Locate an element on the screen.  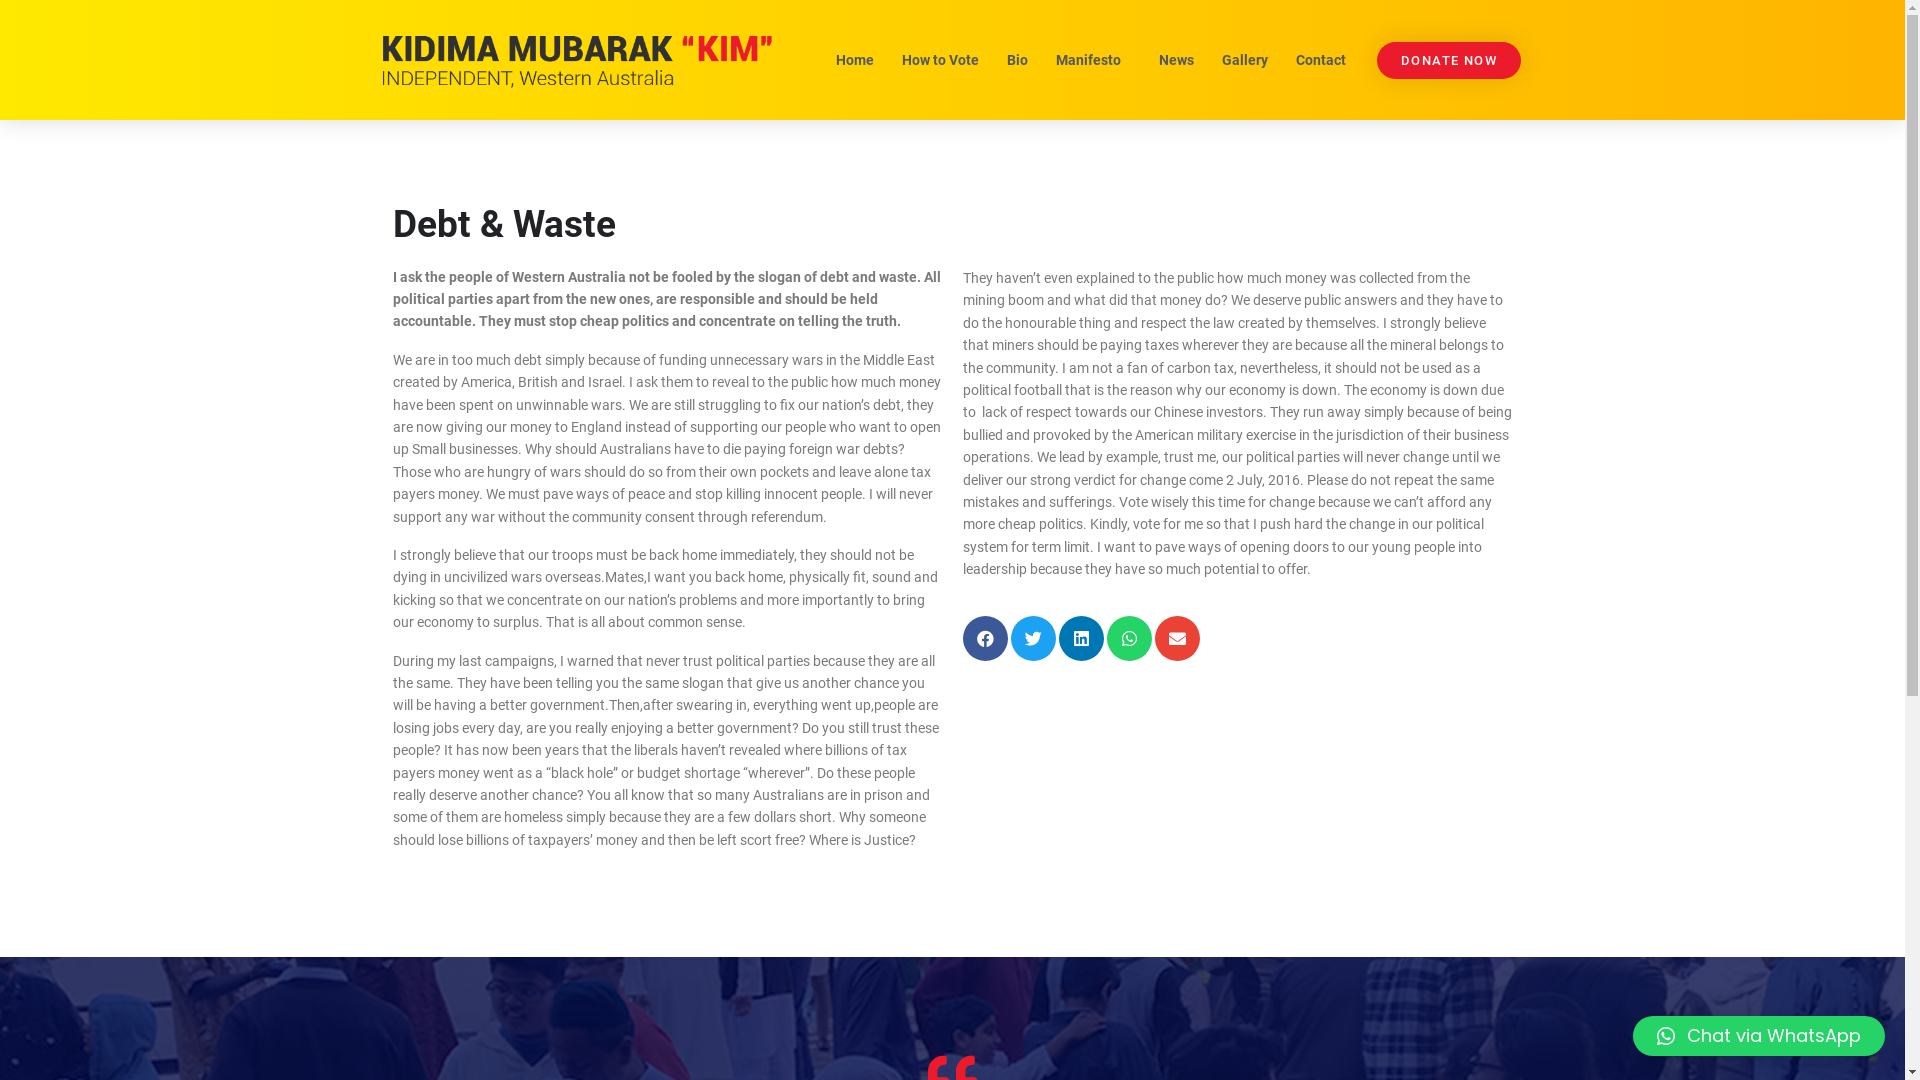
'Gallery' is located at coordinates (1242, 59).